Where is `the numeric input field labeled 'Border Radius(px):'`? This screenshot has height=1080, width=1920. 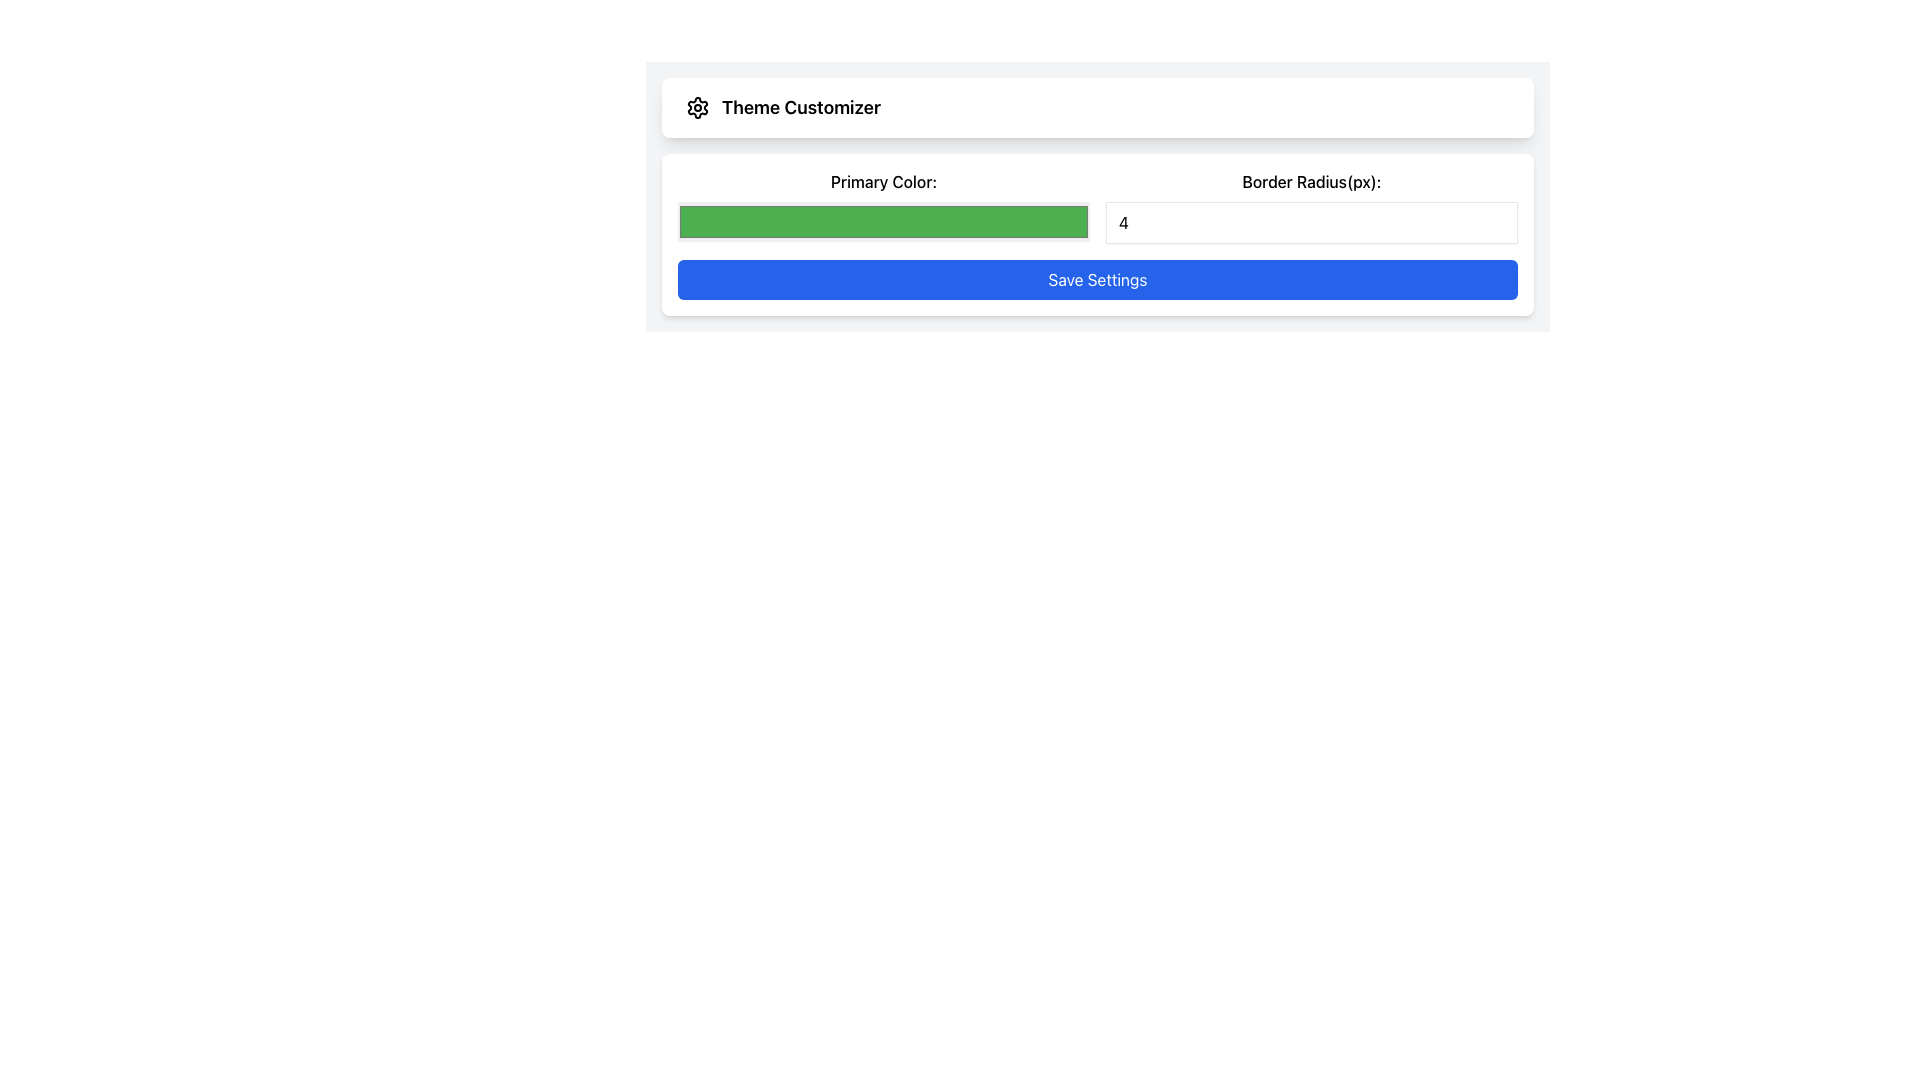
the numeric input field labeled 'Border Radius(px):' is located at coordinates (1311, 207).